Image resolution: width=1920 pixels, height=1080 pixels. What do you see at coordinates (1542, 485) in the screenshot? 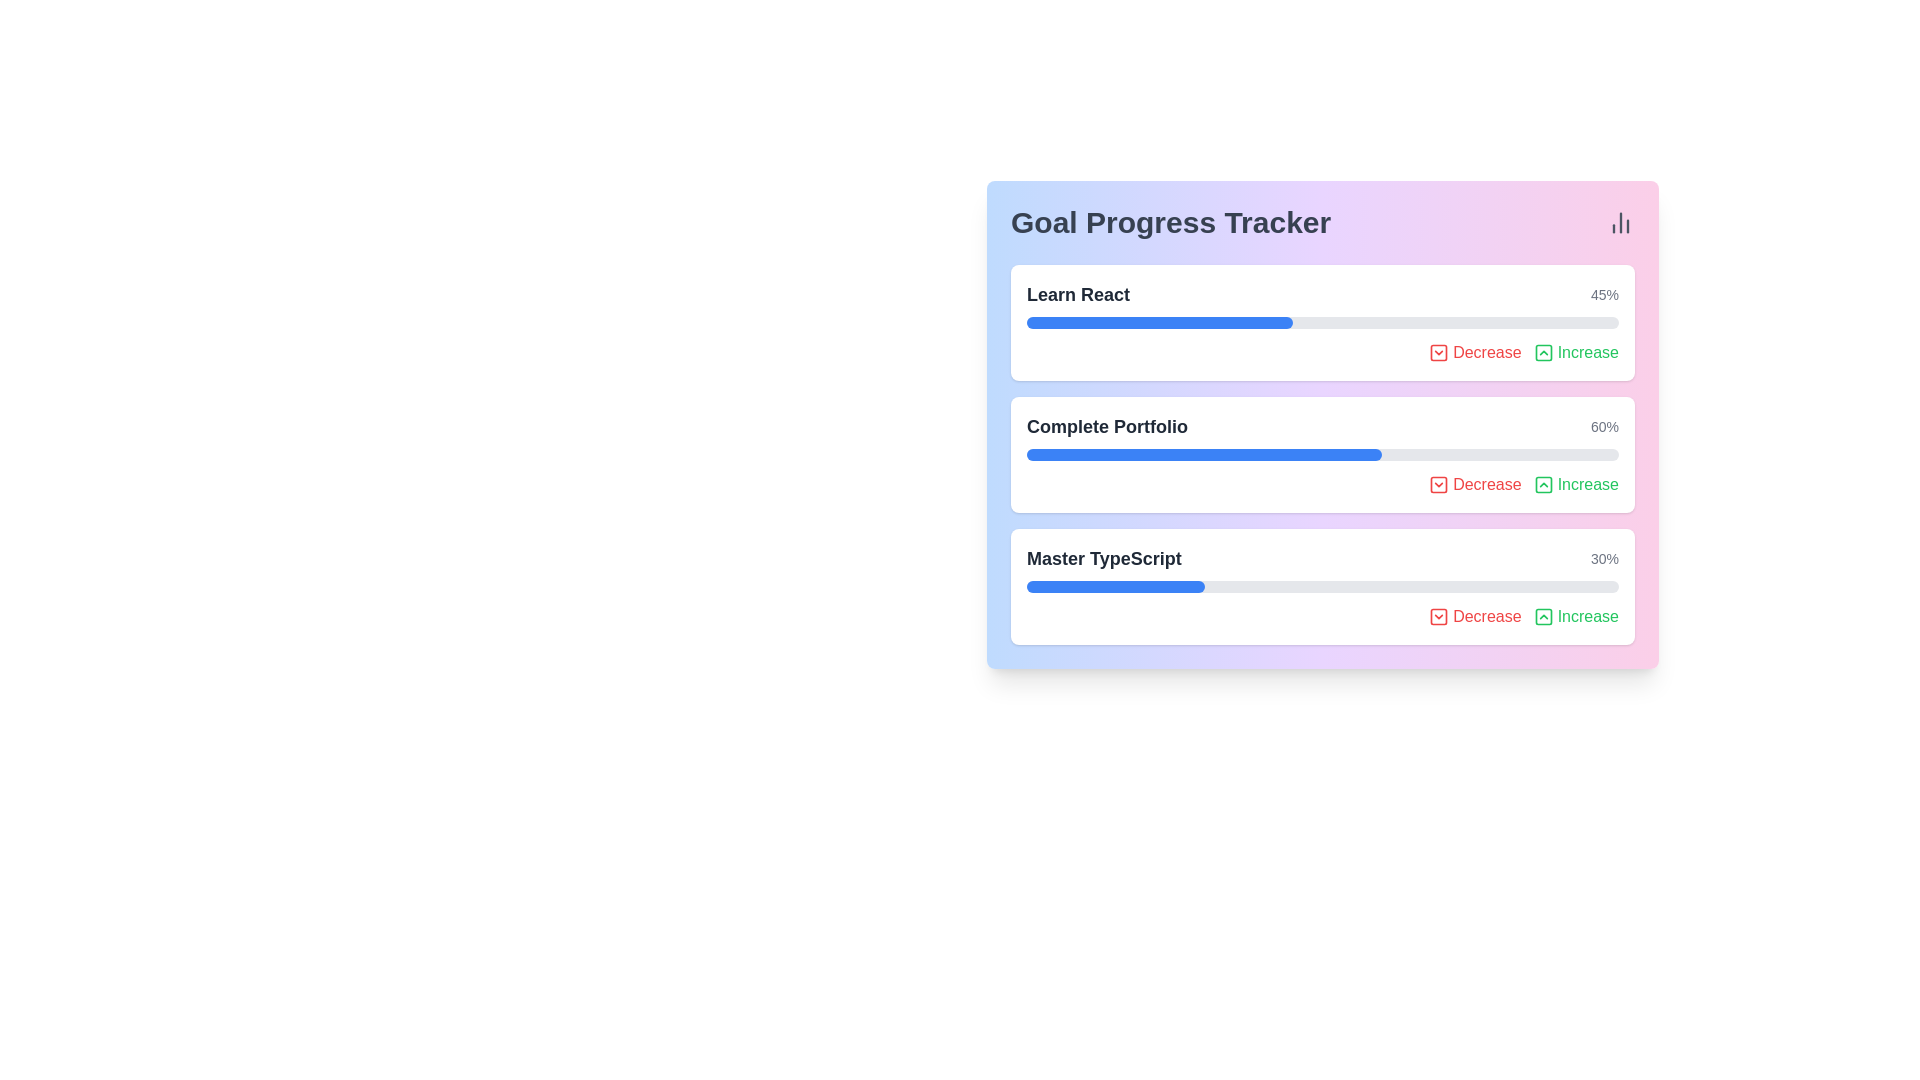
I see `the 'Increase' button` at bounding box center [1542, 485].